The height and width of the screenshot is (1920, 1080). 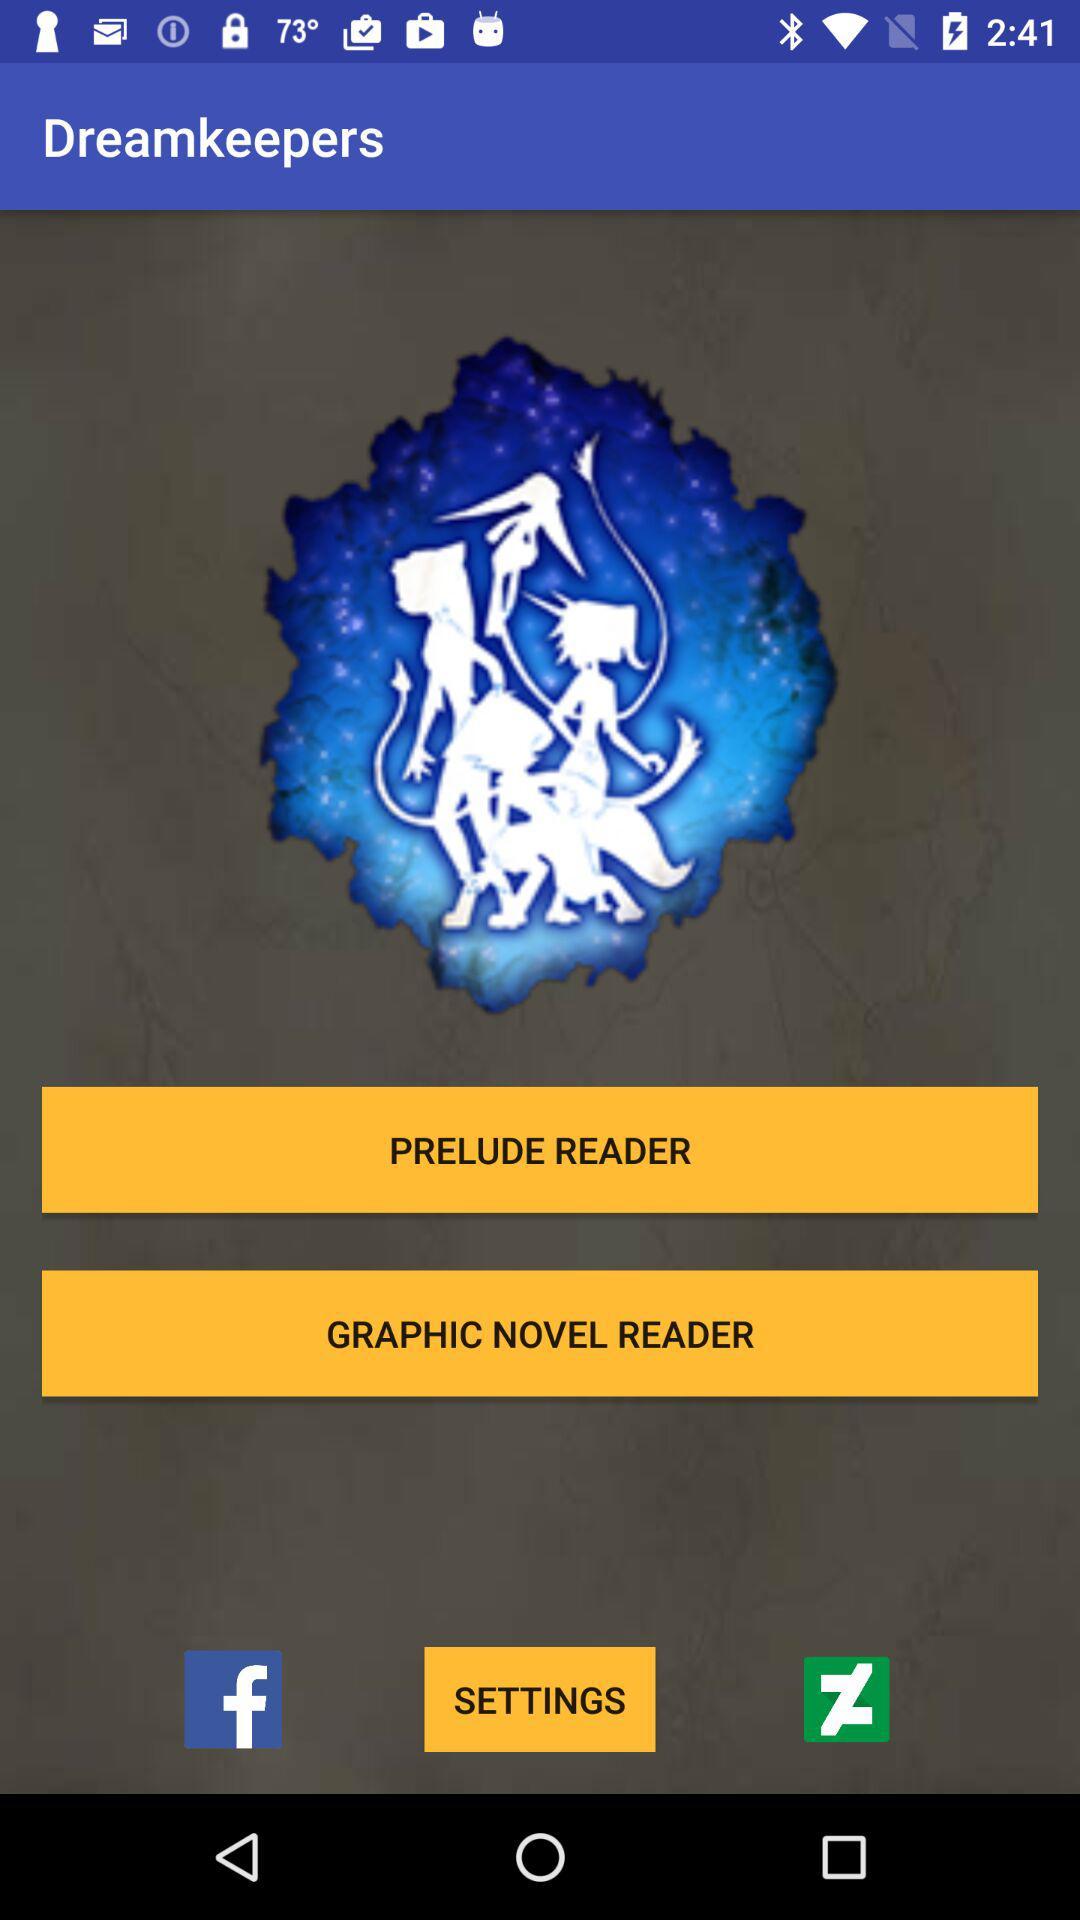 What do you see at coordinates (540, 1333) in the screenshot?
I see `item below prelude reader` at bounding box center [540, 1333].